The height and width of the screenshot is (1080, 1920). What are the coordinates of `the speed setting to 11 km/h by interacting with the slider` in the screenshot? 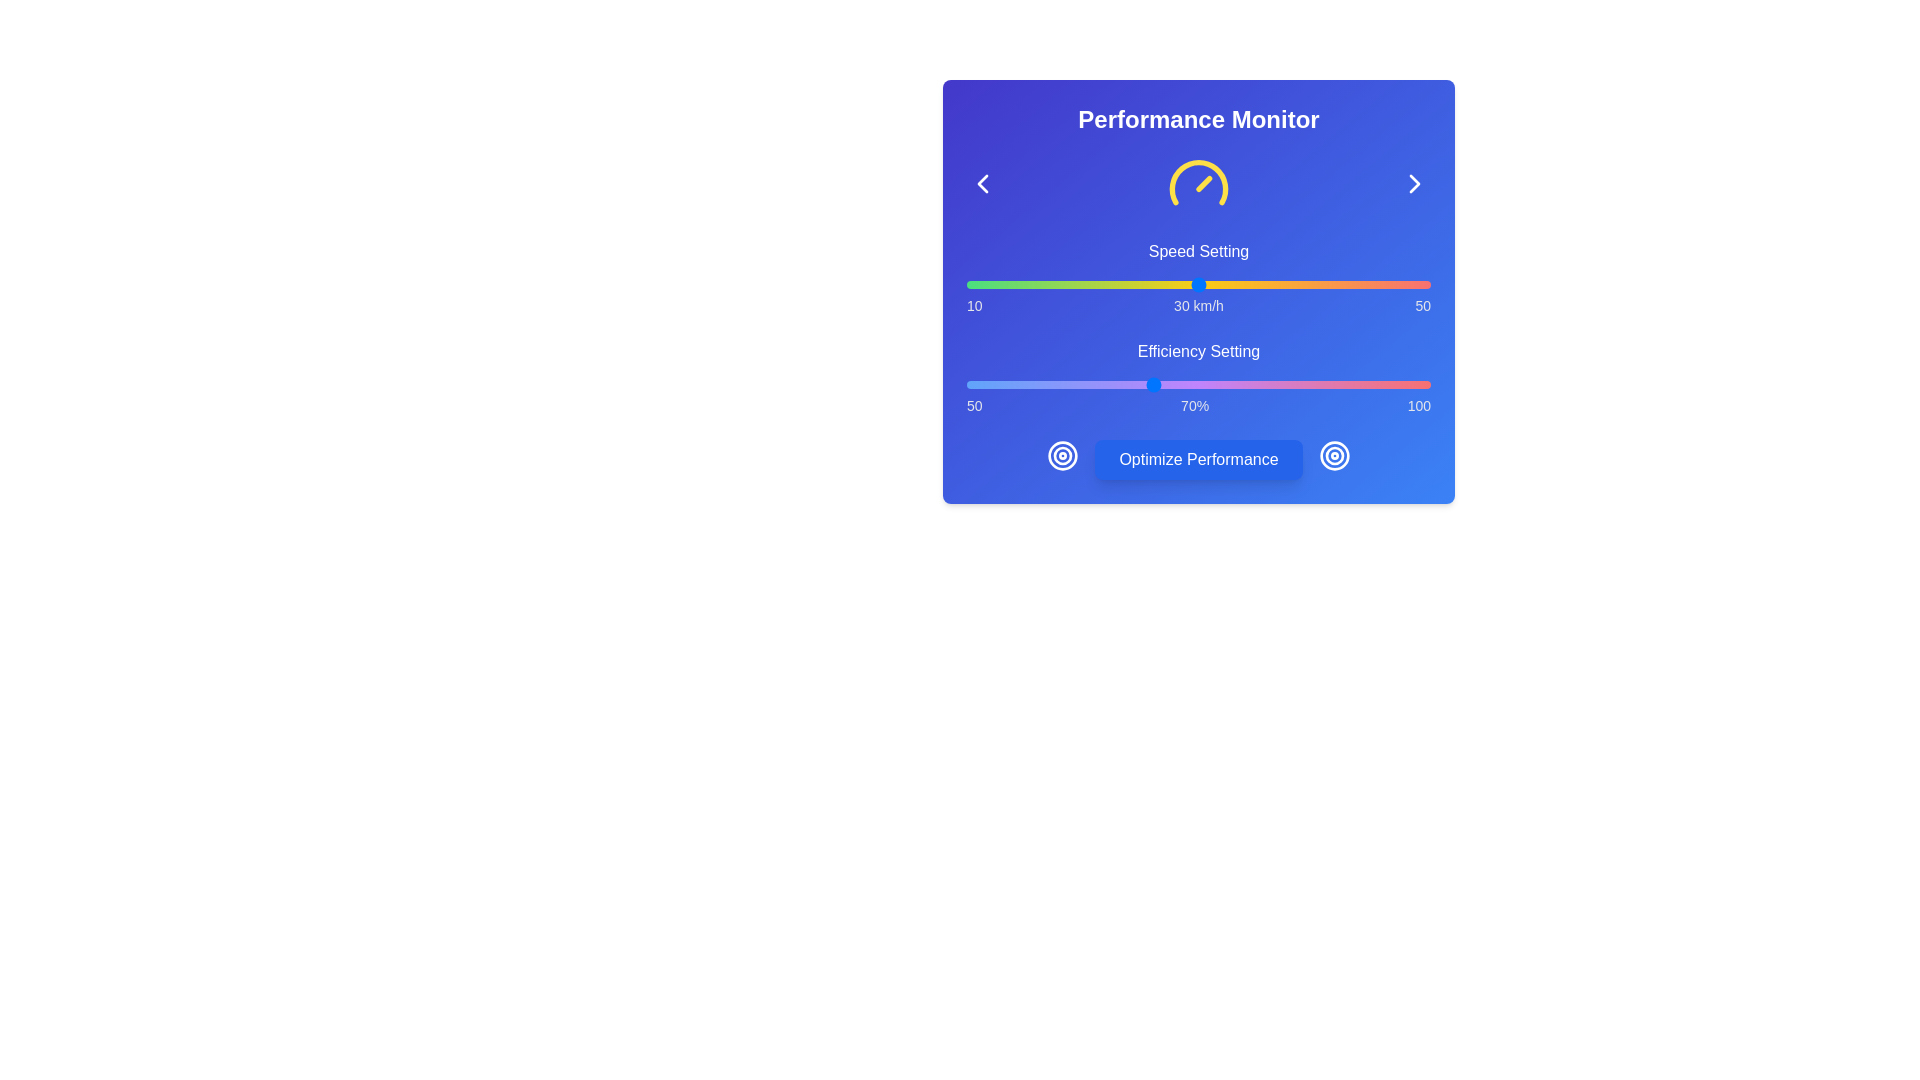 It's located at (978, 285).